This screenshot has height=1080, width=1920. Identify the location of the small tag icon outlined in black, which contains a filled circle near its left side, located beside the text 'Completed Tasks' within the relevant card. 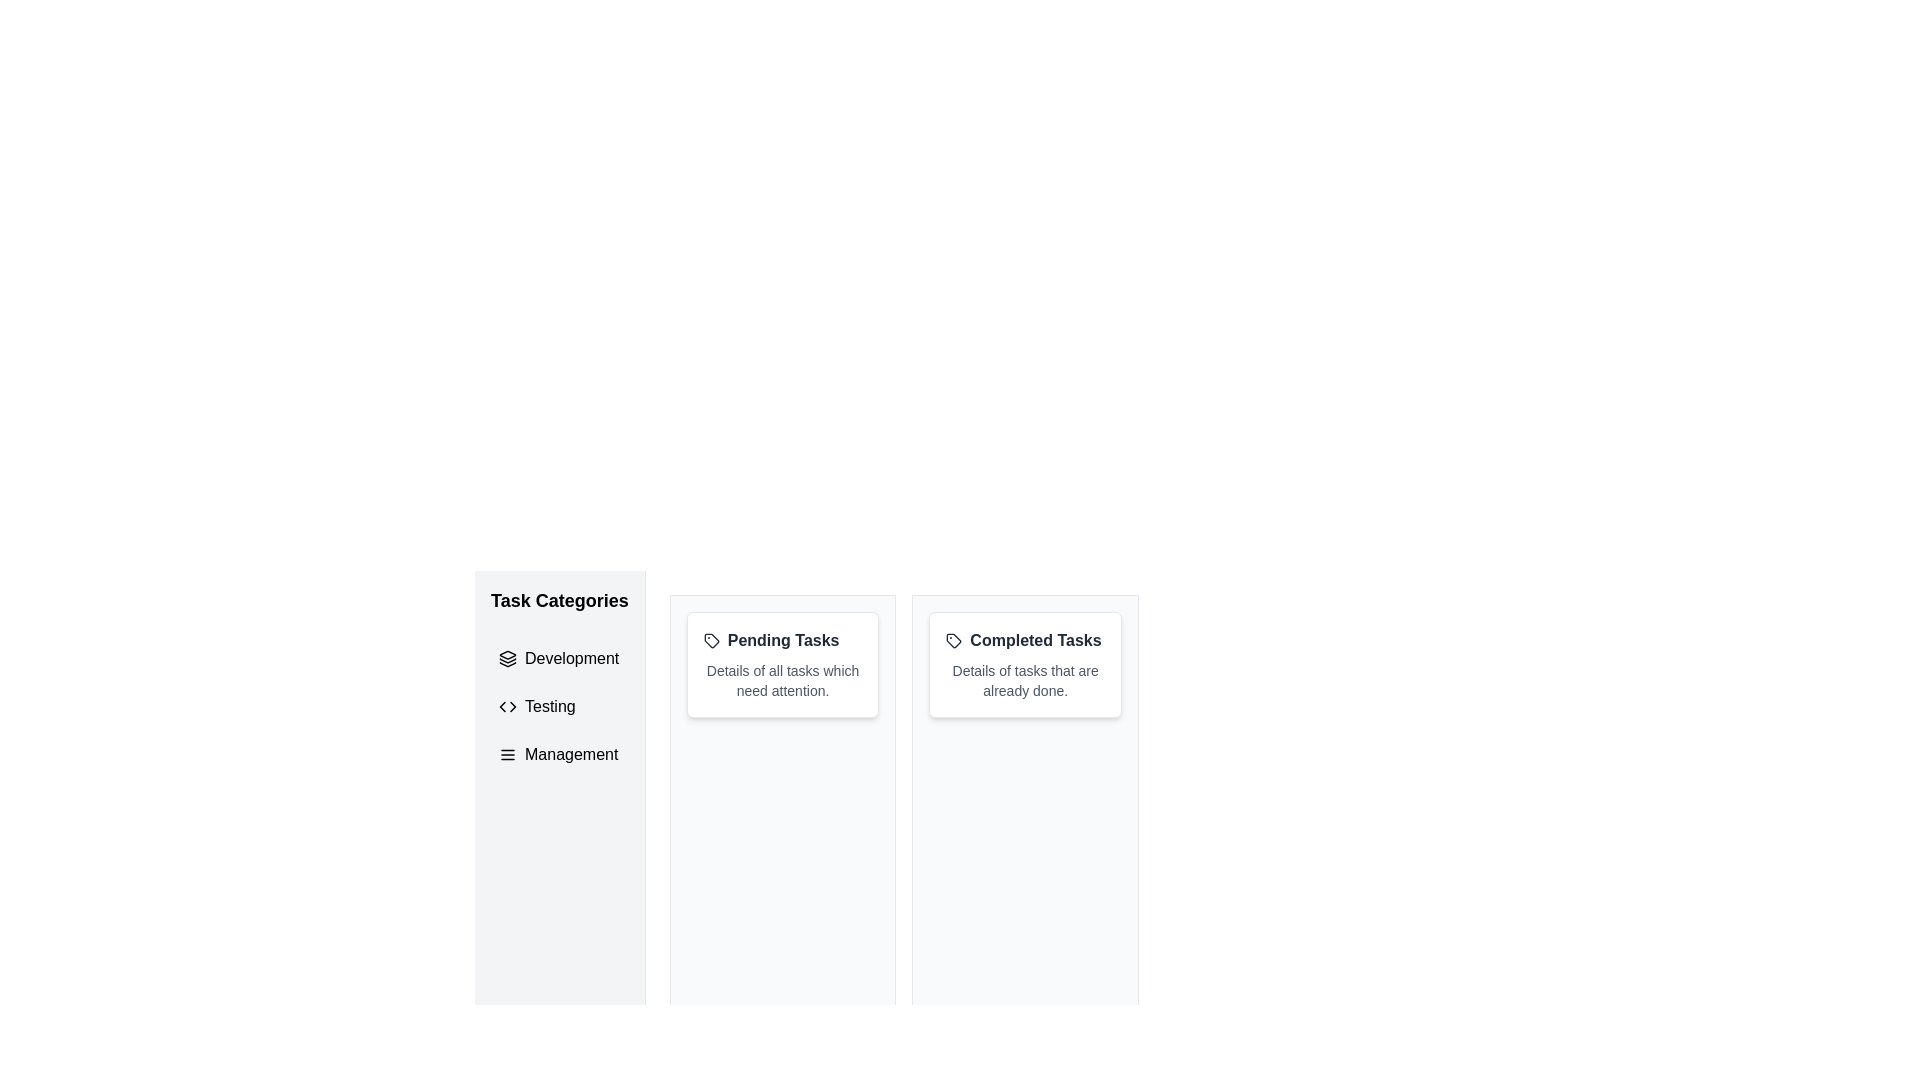
(953, 640).